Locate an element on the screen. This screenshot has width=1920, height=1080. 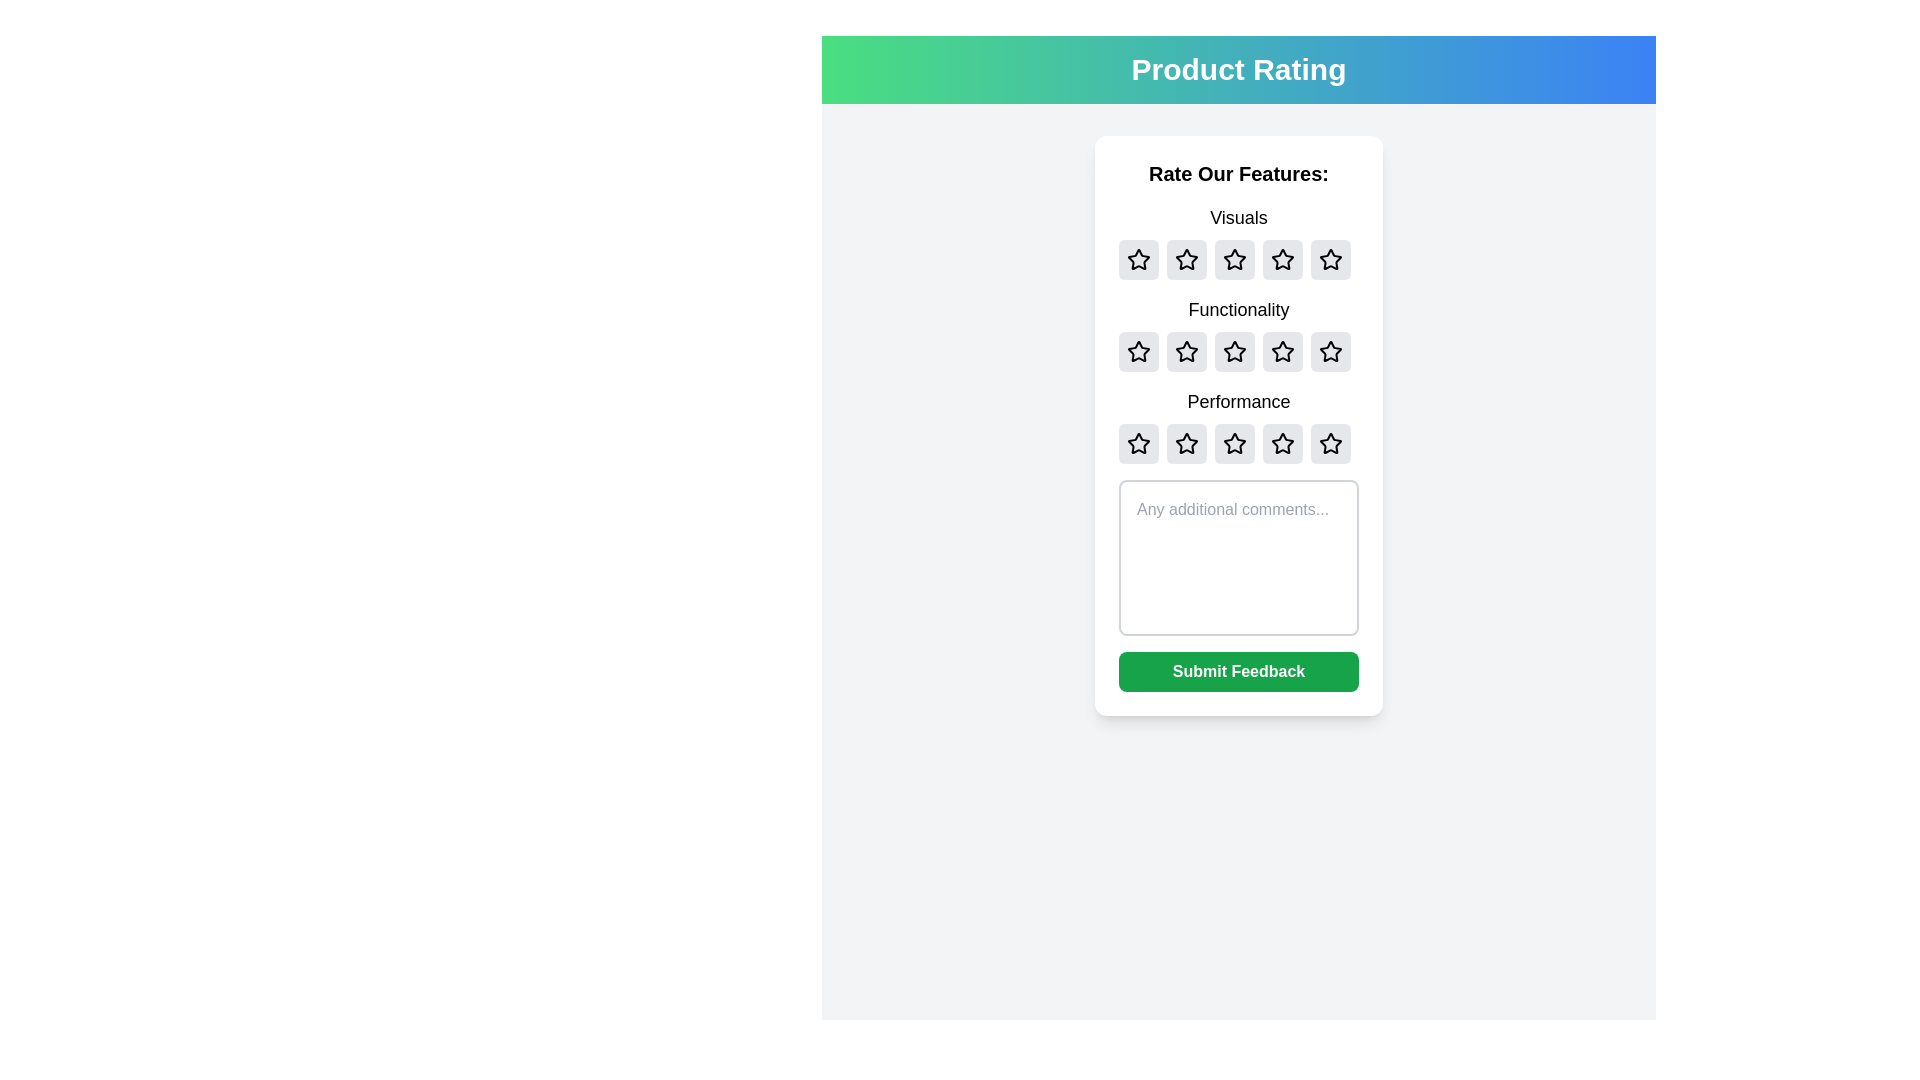
the third star in the star rating system under the 'Functionality' category is located at coordinates (1282, 350).